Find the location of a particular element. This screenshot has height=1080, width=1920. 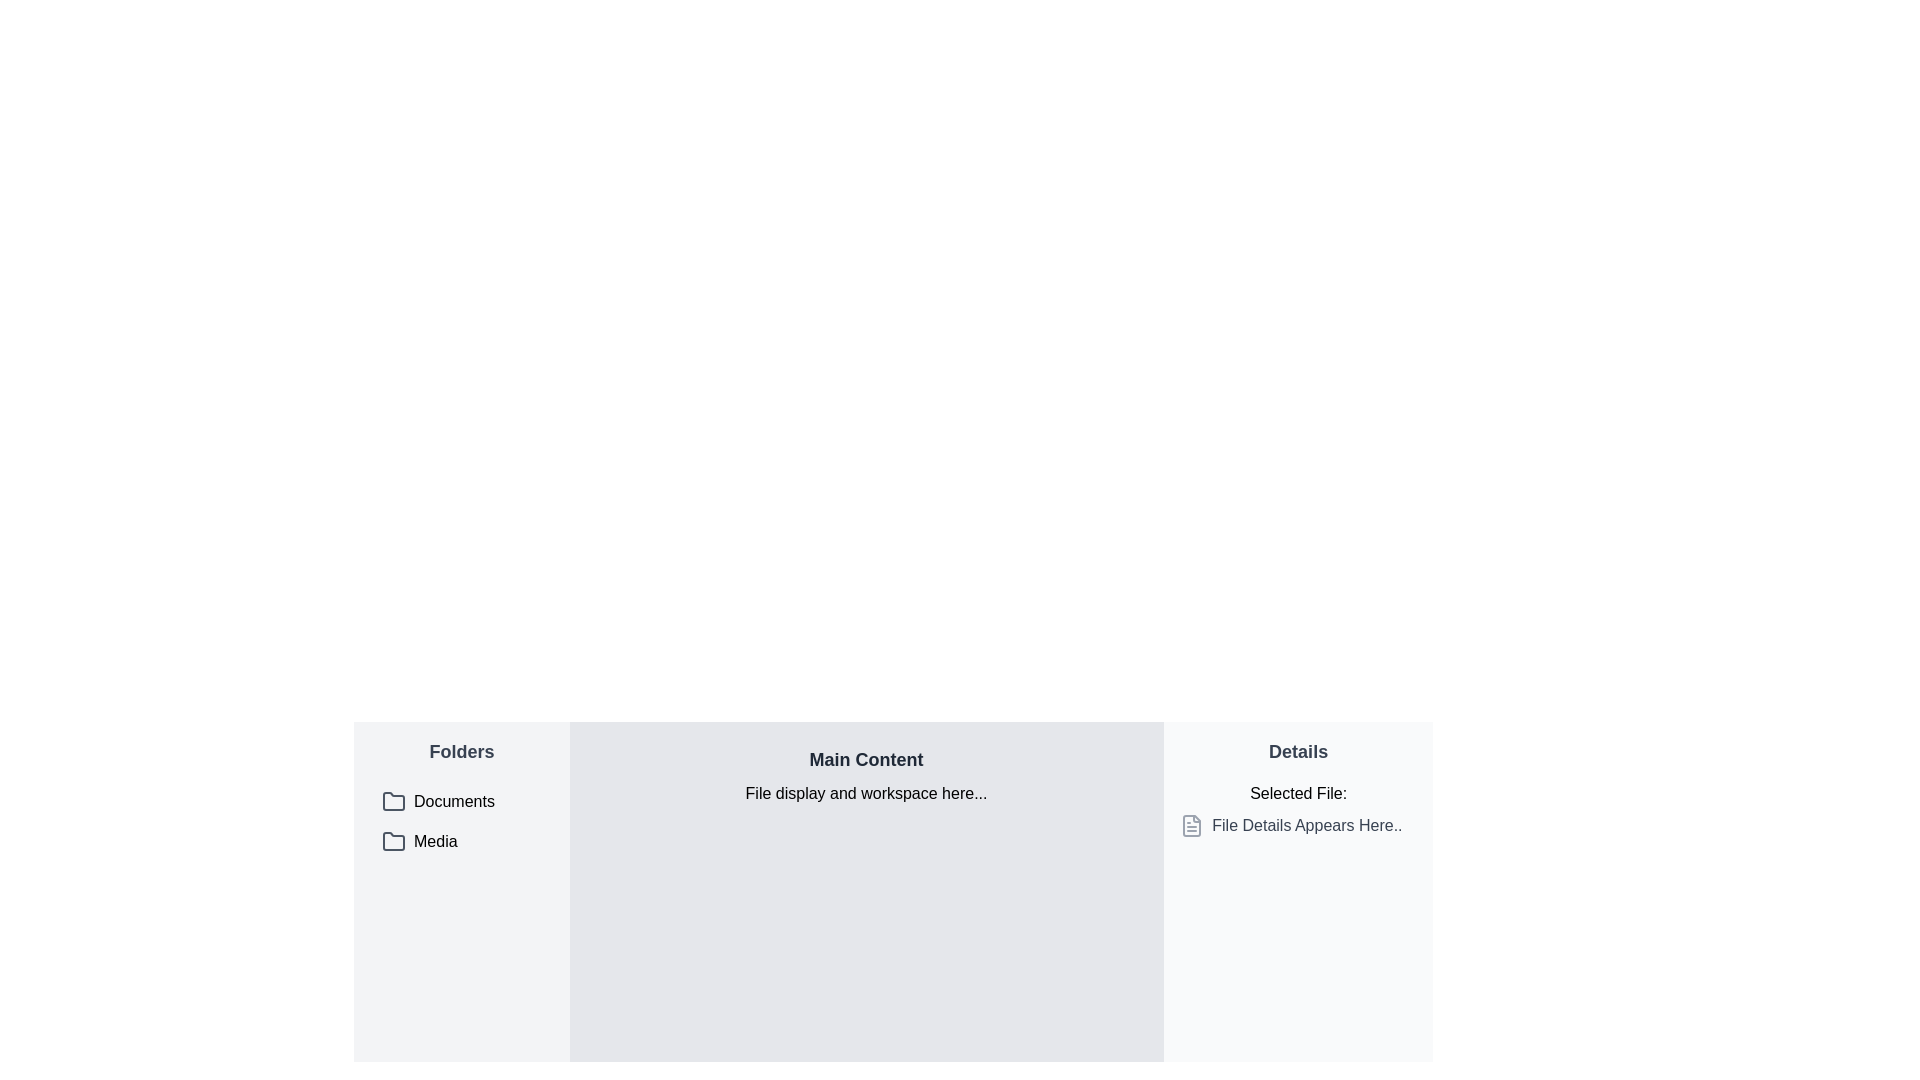

the 'Media' folder item, which is the second item in a vertical list of folders is located at coordinates (460, 841).